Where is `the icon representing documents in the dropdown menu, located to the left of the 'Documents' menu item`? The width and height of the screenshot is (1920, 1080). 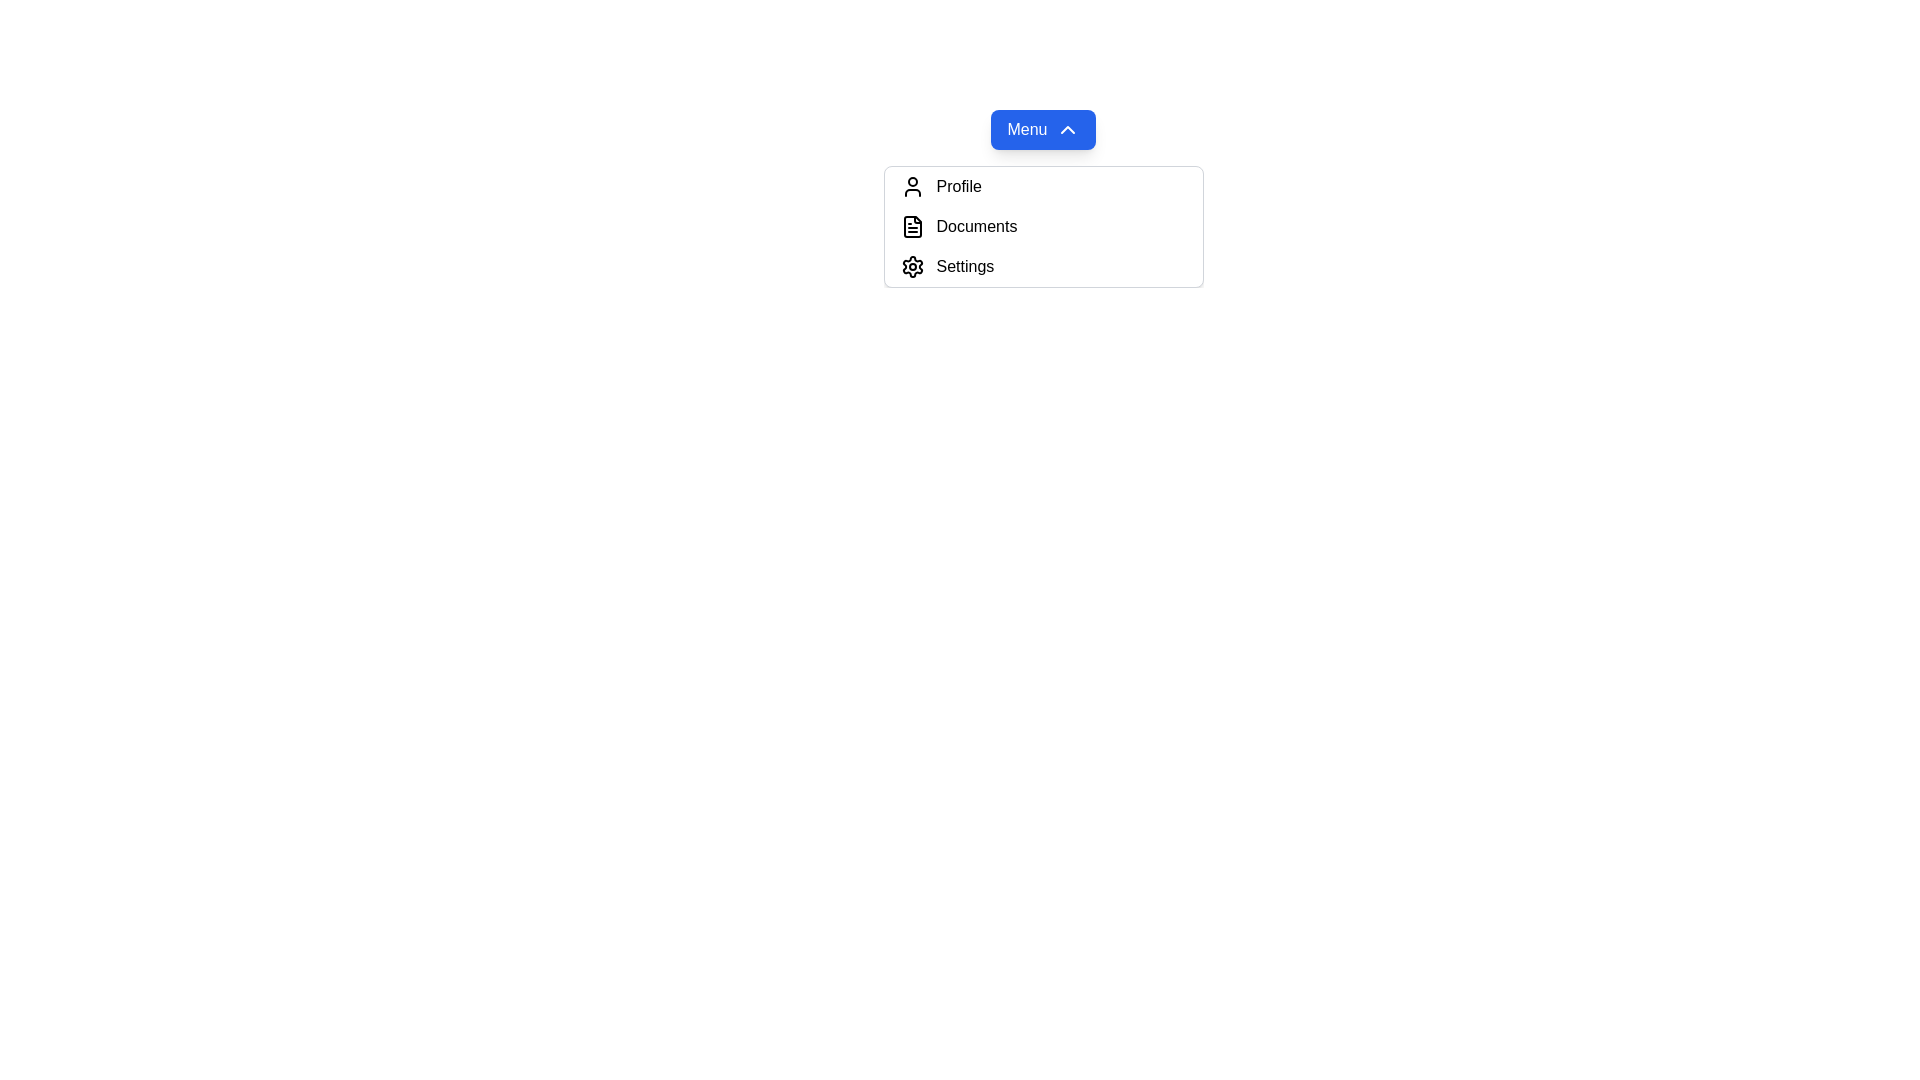 the icon representing documents in the dropdown menu, located to the left of the 'Documents' menu item is located at coordinates (911, 226).